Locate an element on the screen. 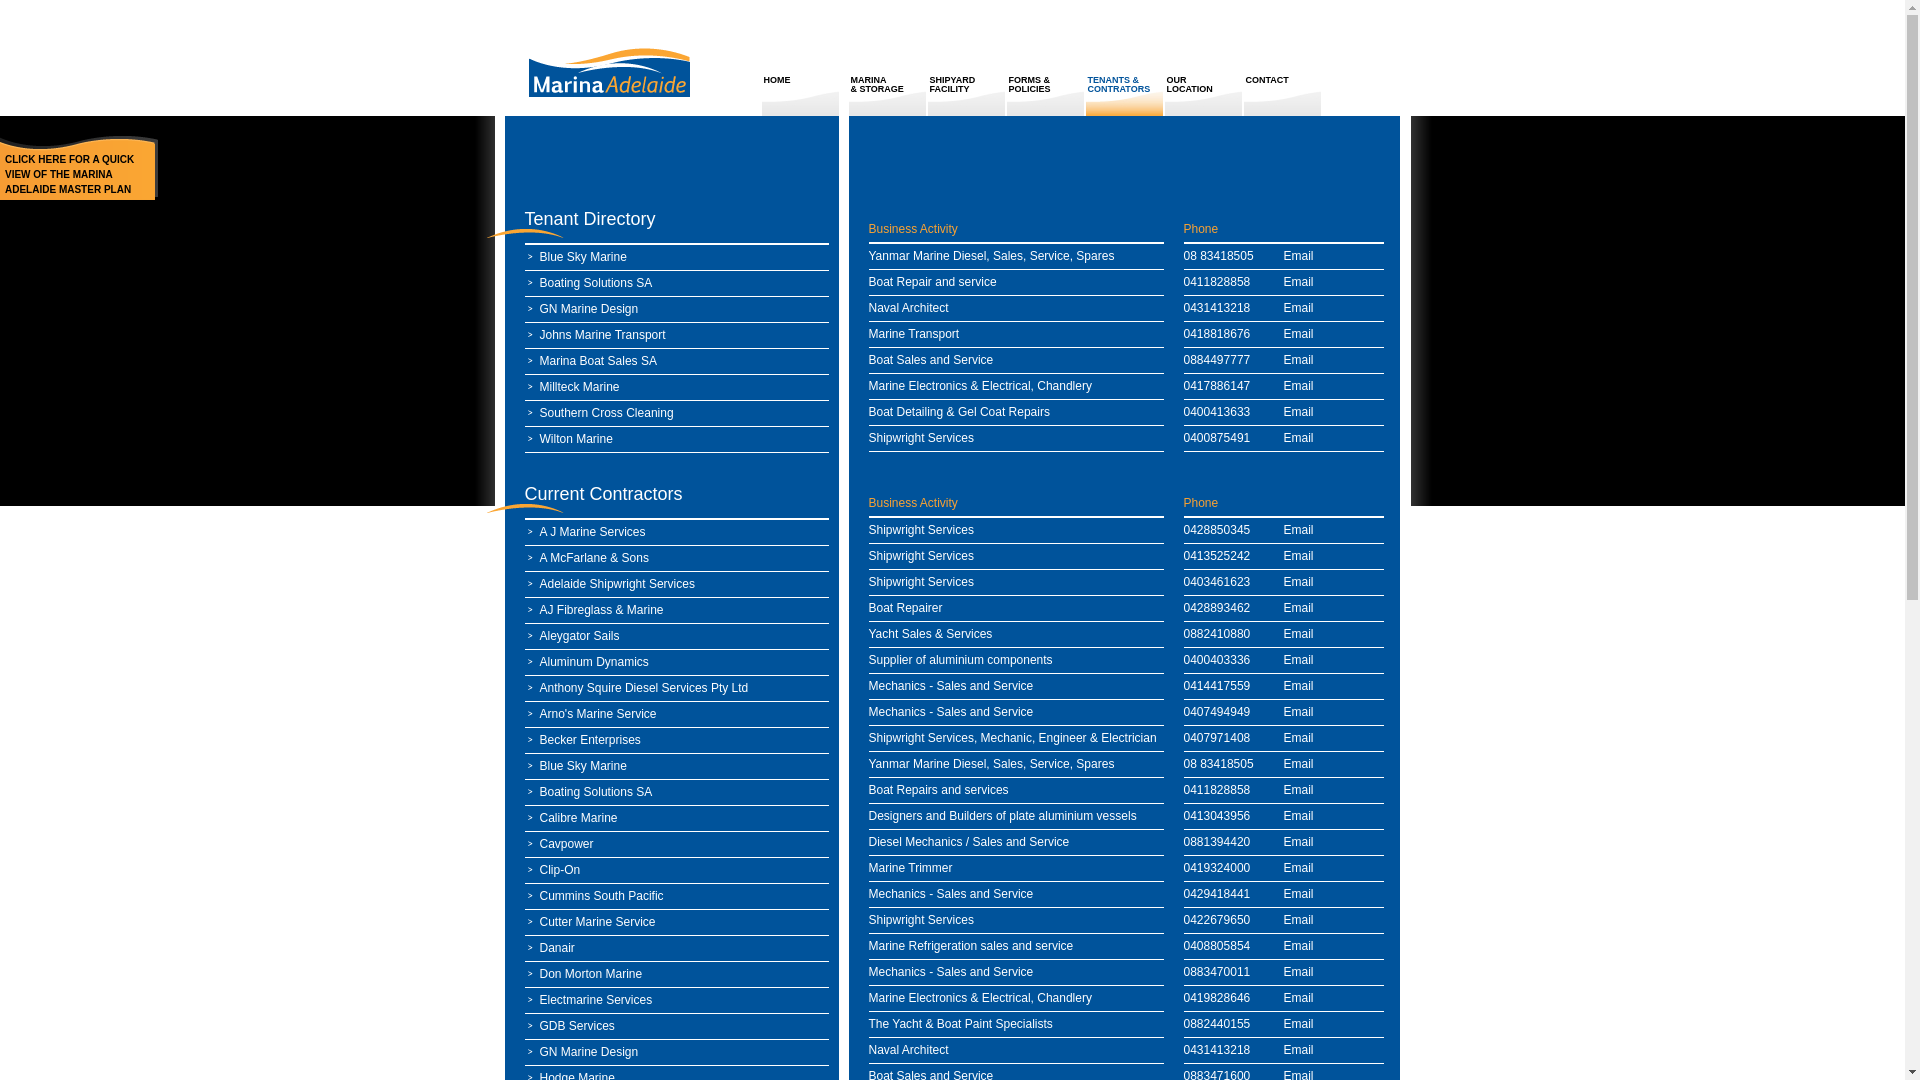 The image size is (1920, 1080). 'Email' is located at coordinates (1299, 411).